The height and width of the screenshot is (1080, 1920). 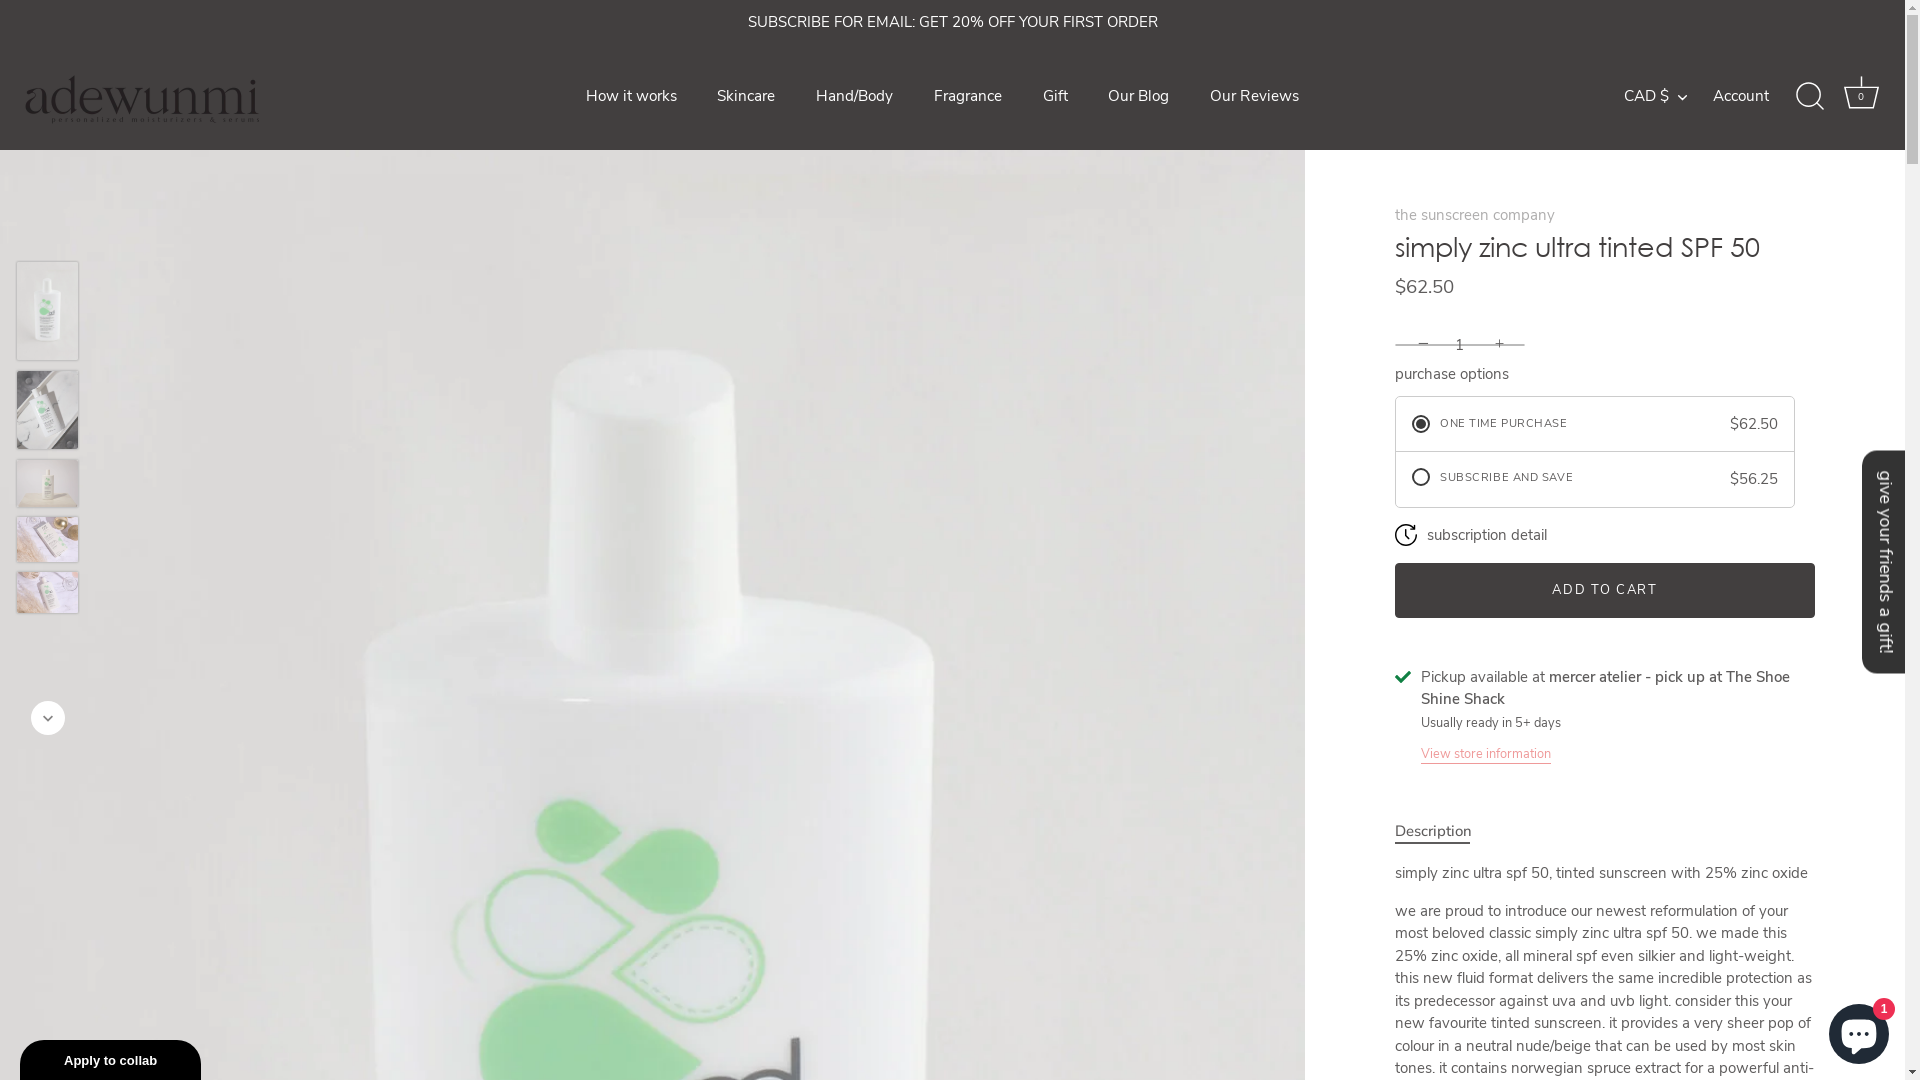 I want to click on 'Our Blog', so click(x=1138, y=96).